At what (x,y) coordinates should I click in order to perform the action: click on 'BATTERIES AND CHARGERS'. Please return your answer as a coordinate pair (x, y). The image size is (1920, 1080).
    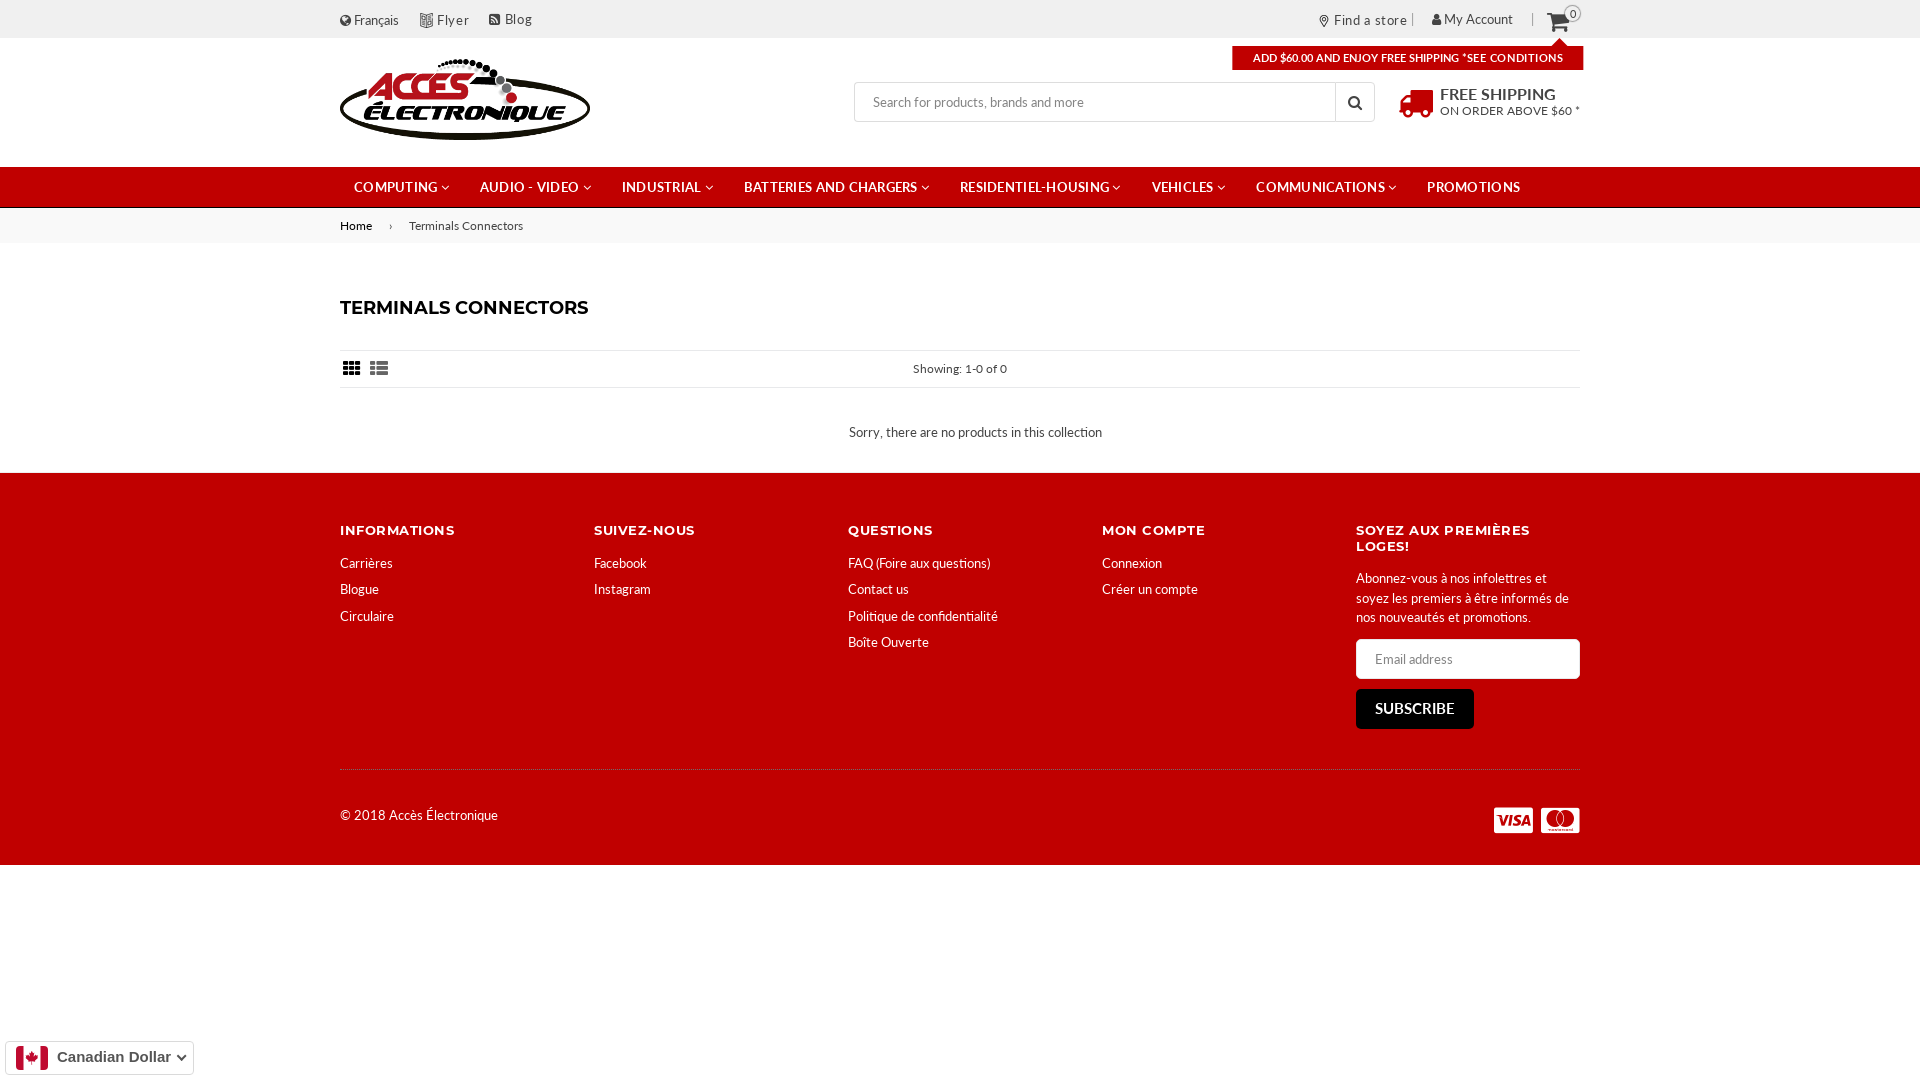
    Looking at the image, I should click on (836, 186).